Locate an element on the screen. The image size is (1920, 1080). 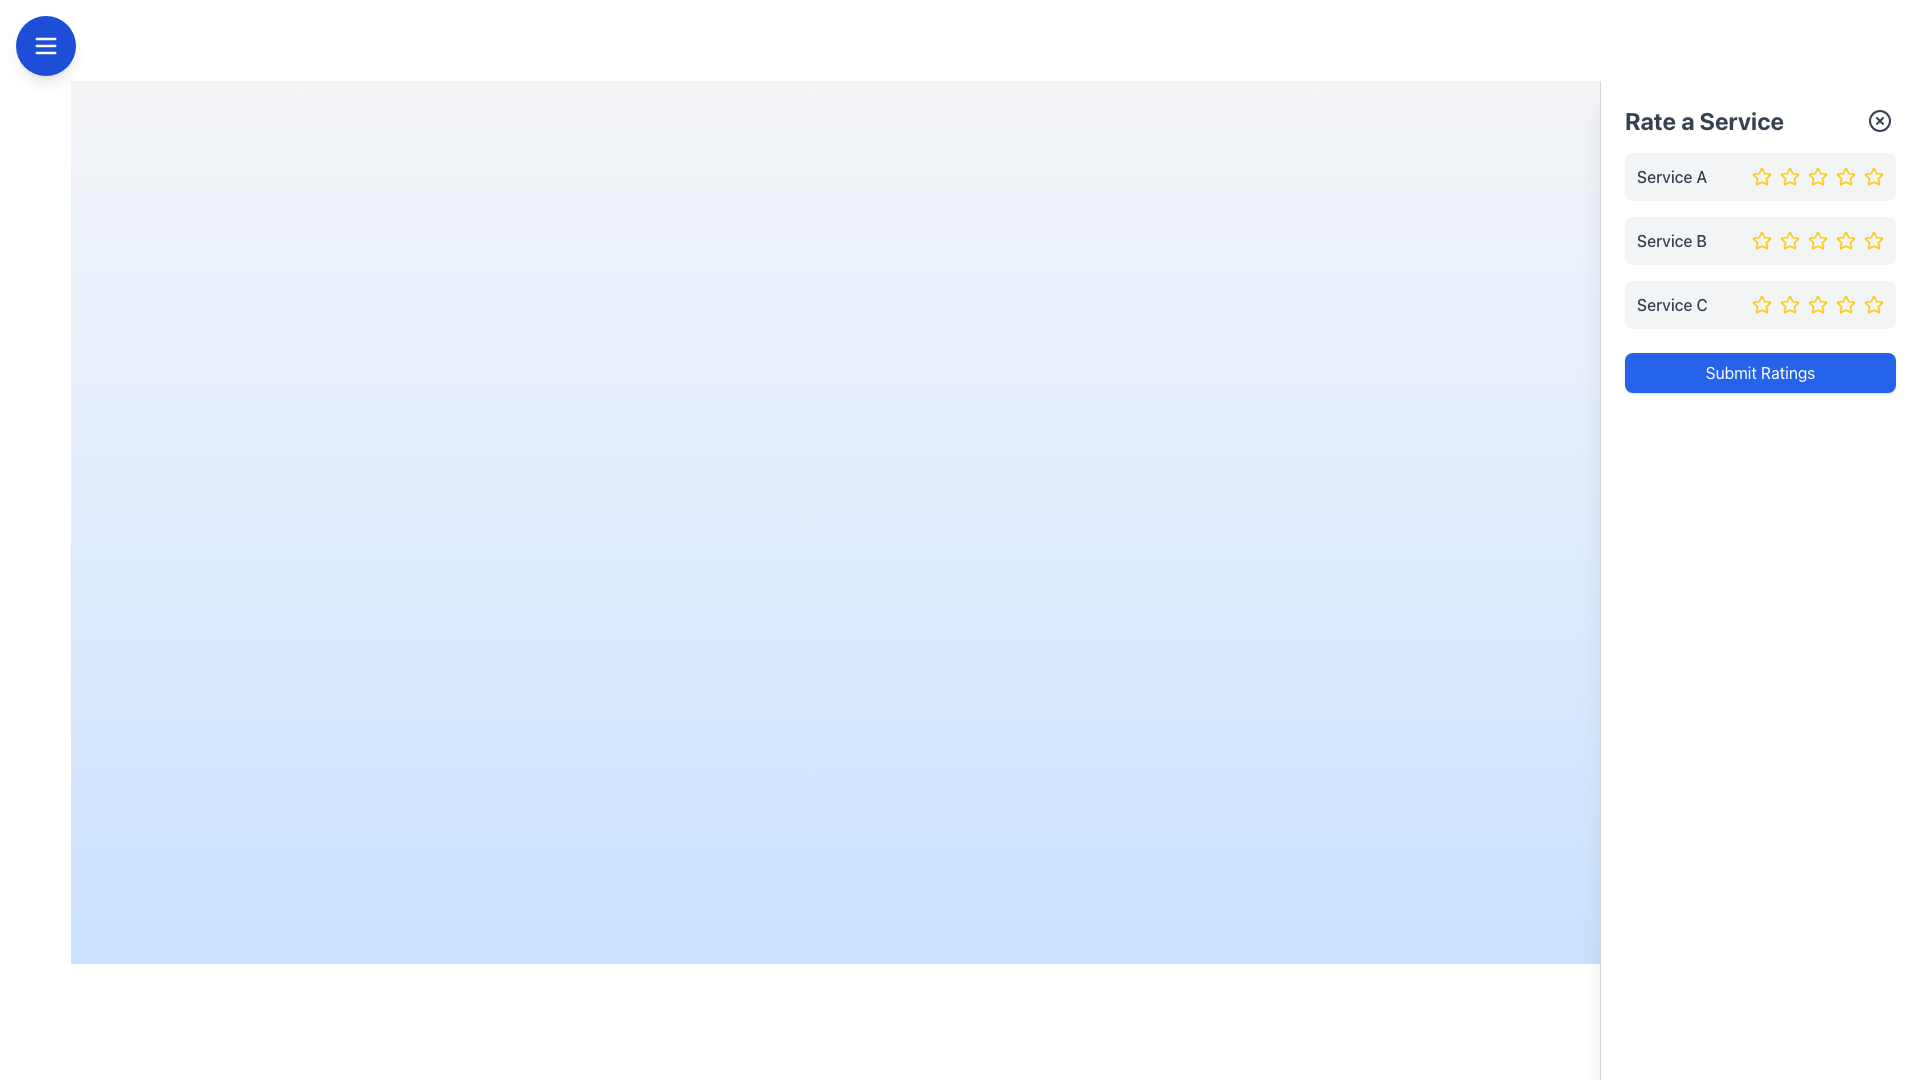
the second star icon is located at coordinates (1818, 176).